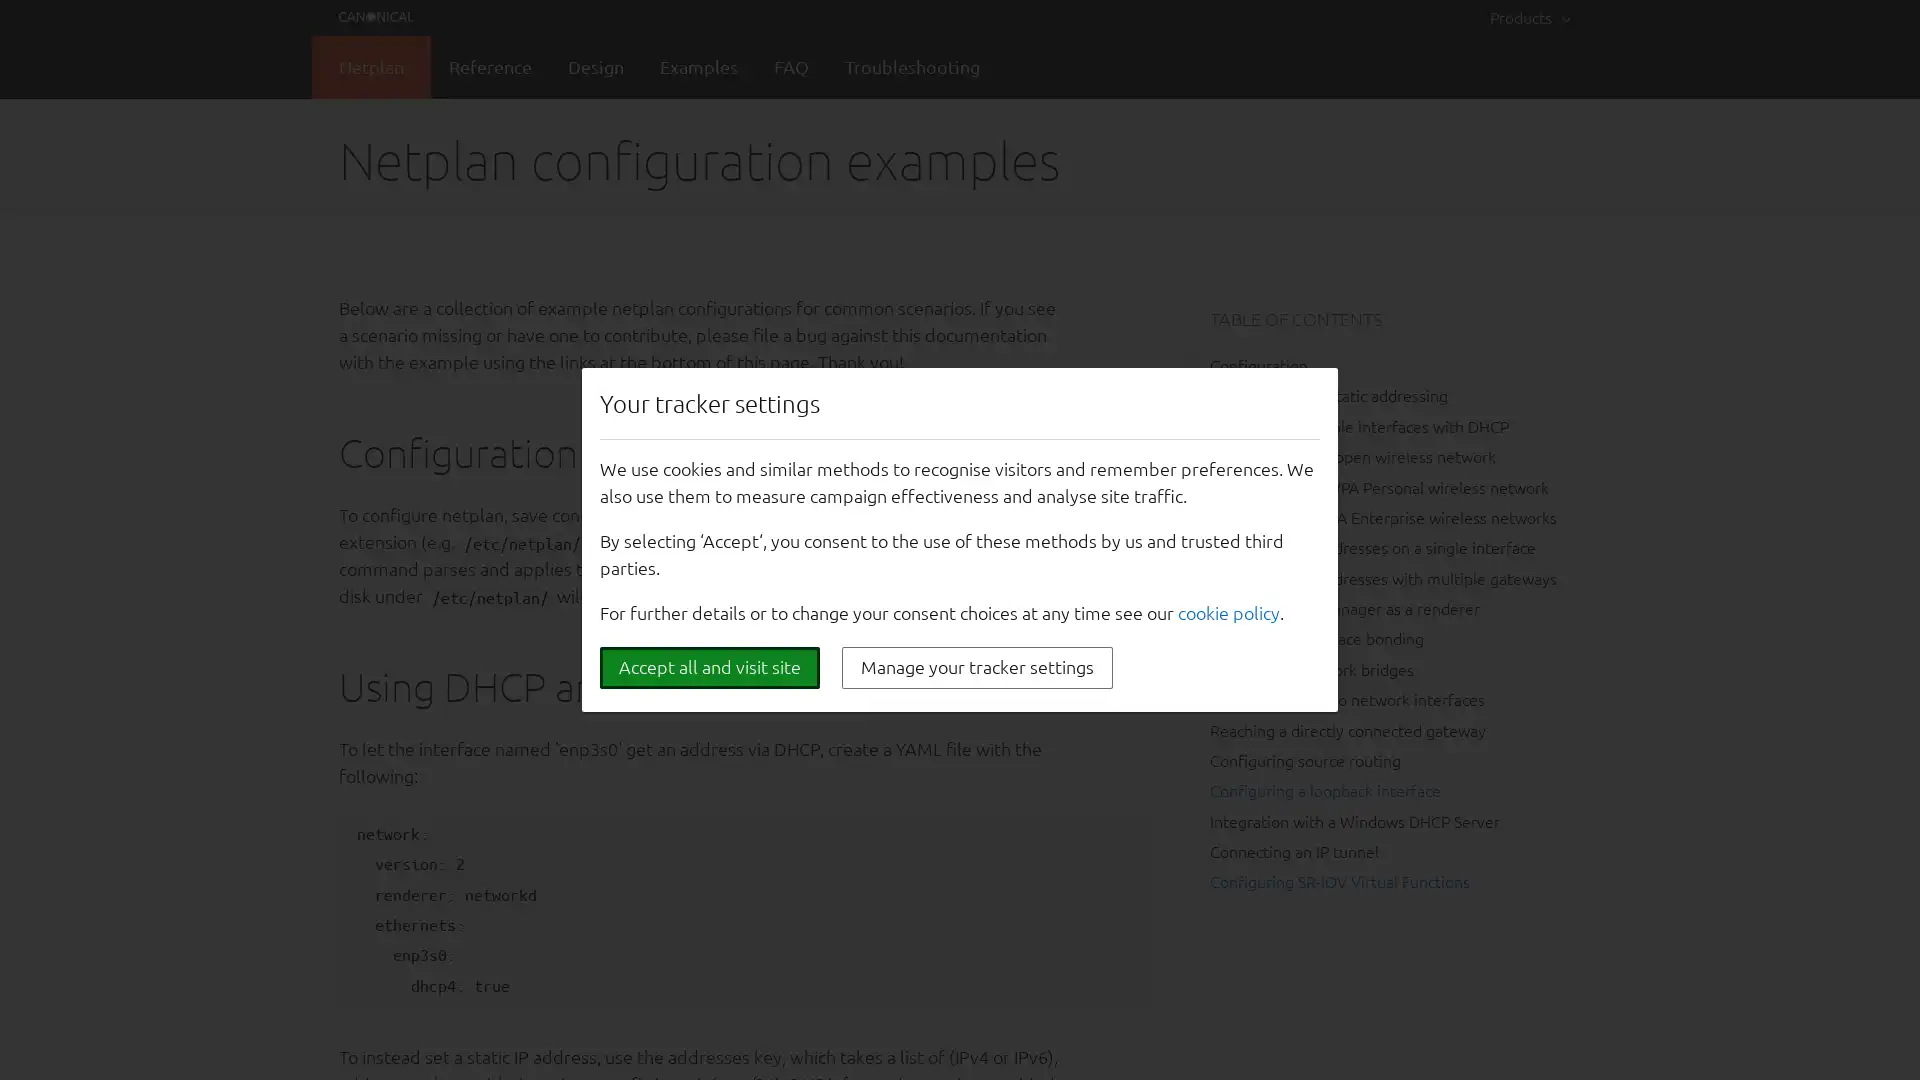  I want to click on Manage your tracker settings, so click(977, 667).